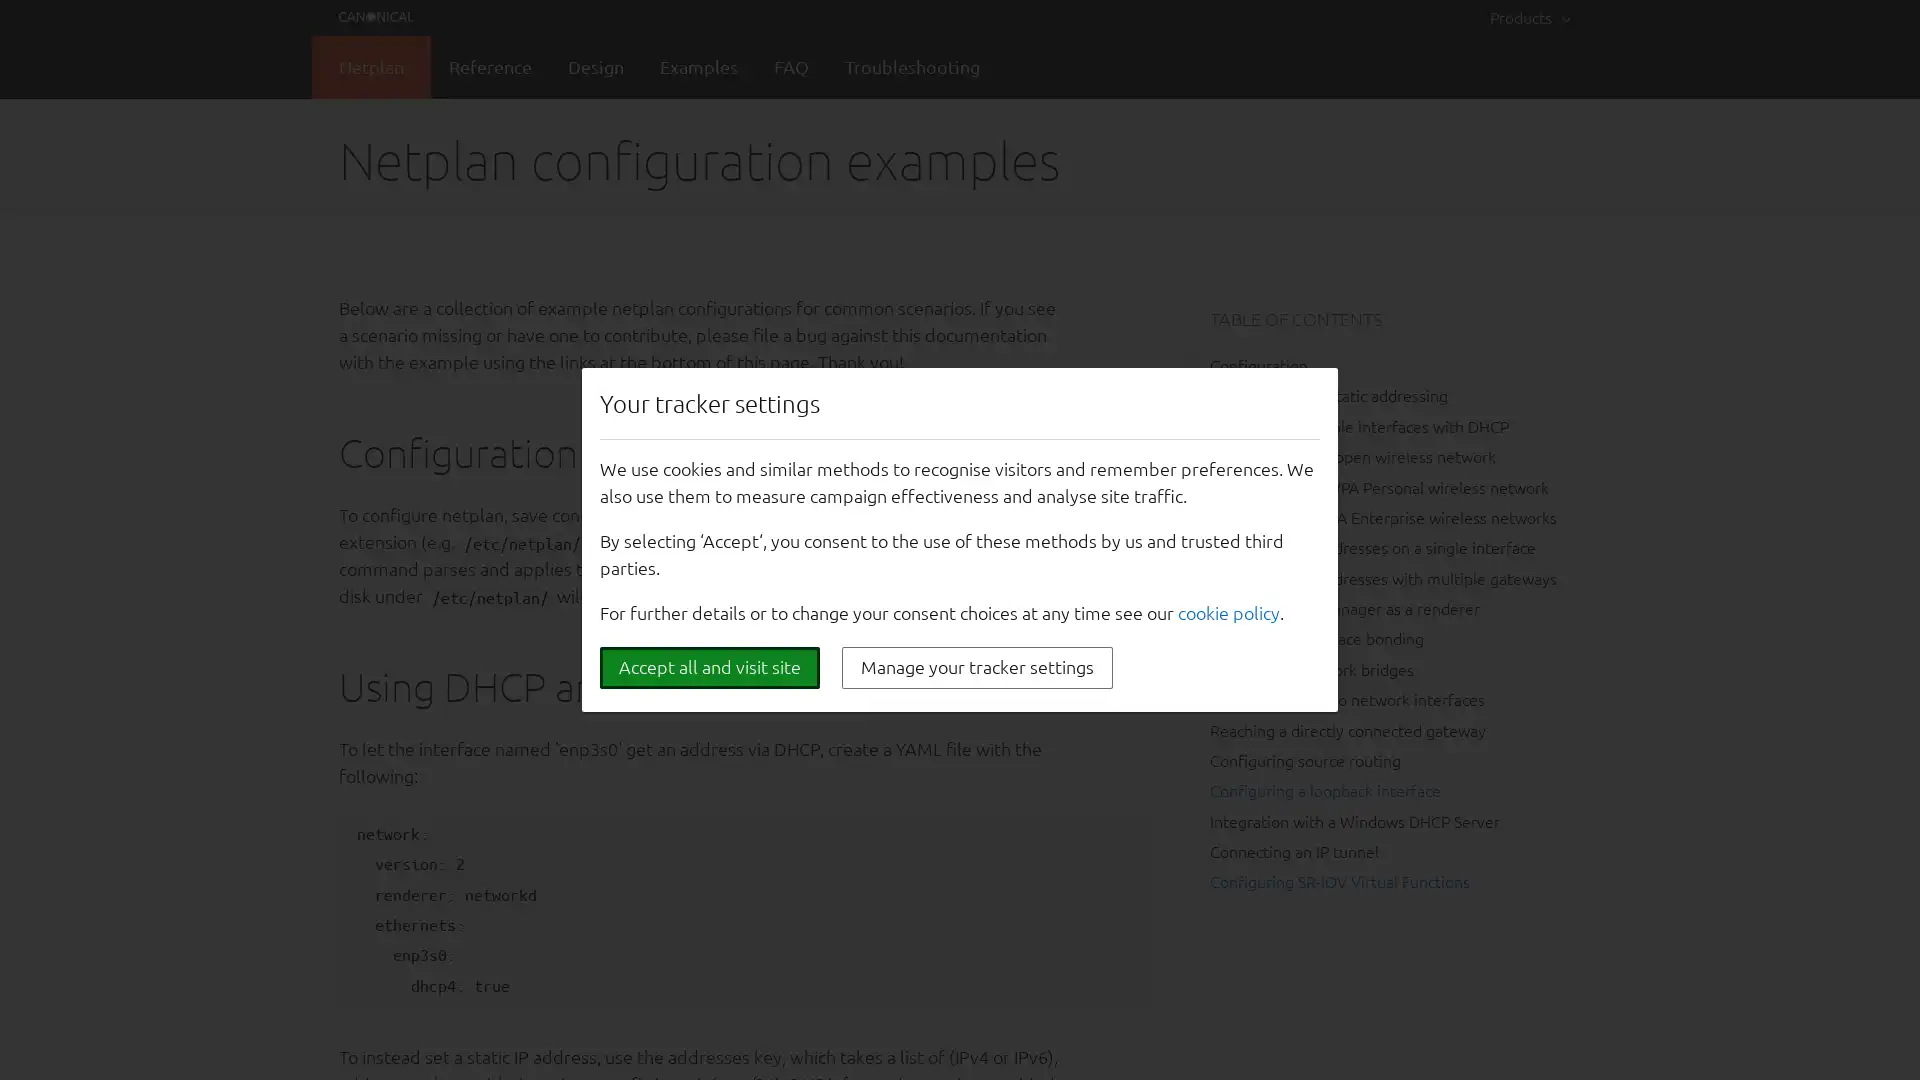  I want to click on Manage your tracker settings, so click(977, 667).